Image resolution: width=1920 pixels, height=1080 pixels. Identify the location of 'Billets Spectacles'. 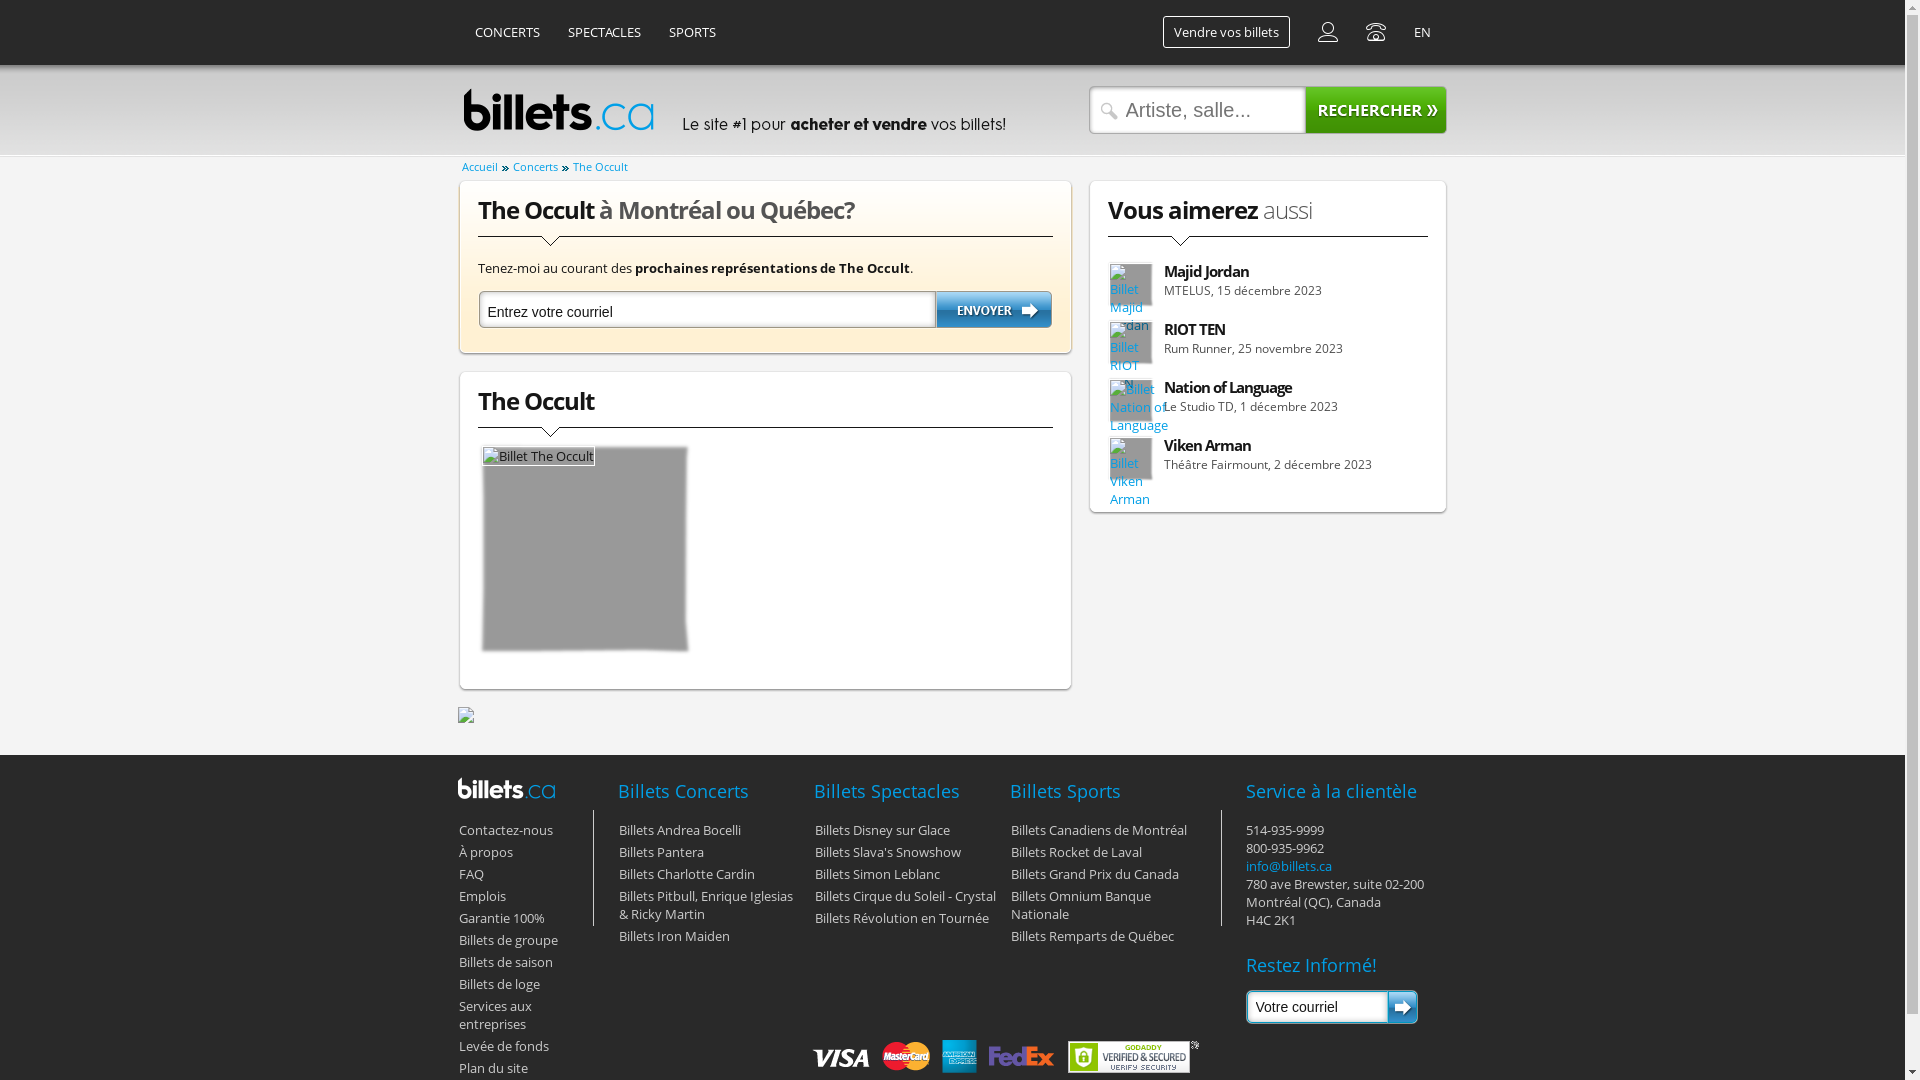
(886, 789).